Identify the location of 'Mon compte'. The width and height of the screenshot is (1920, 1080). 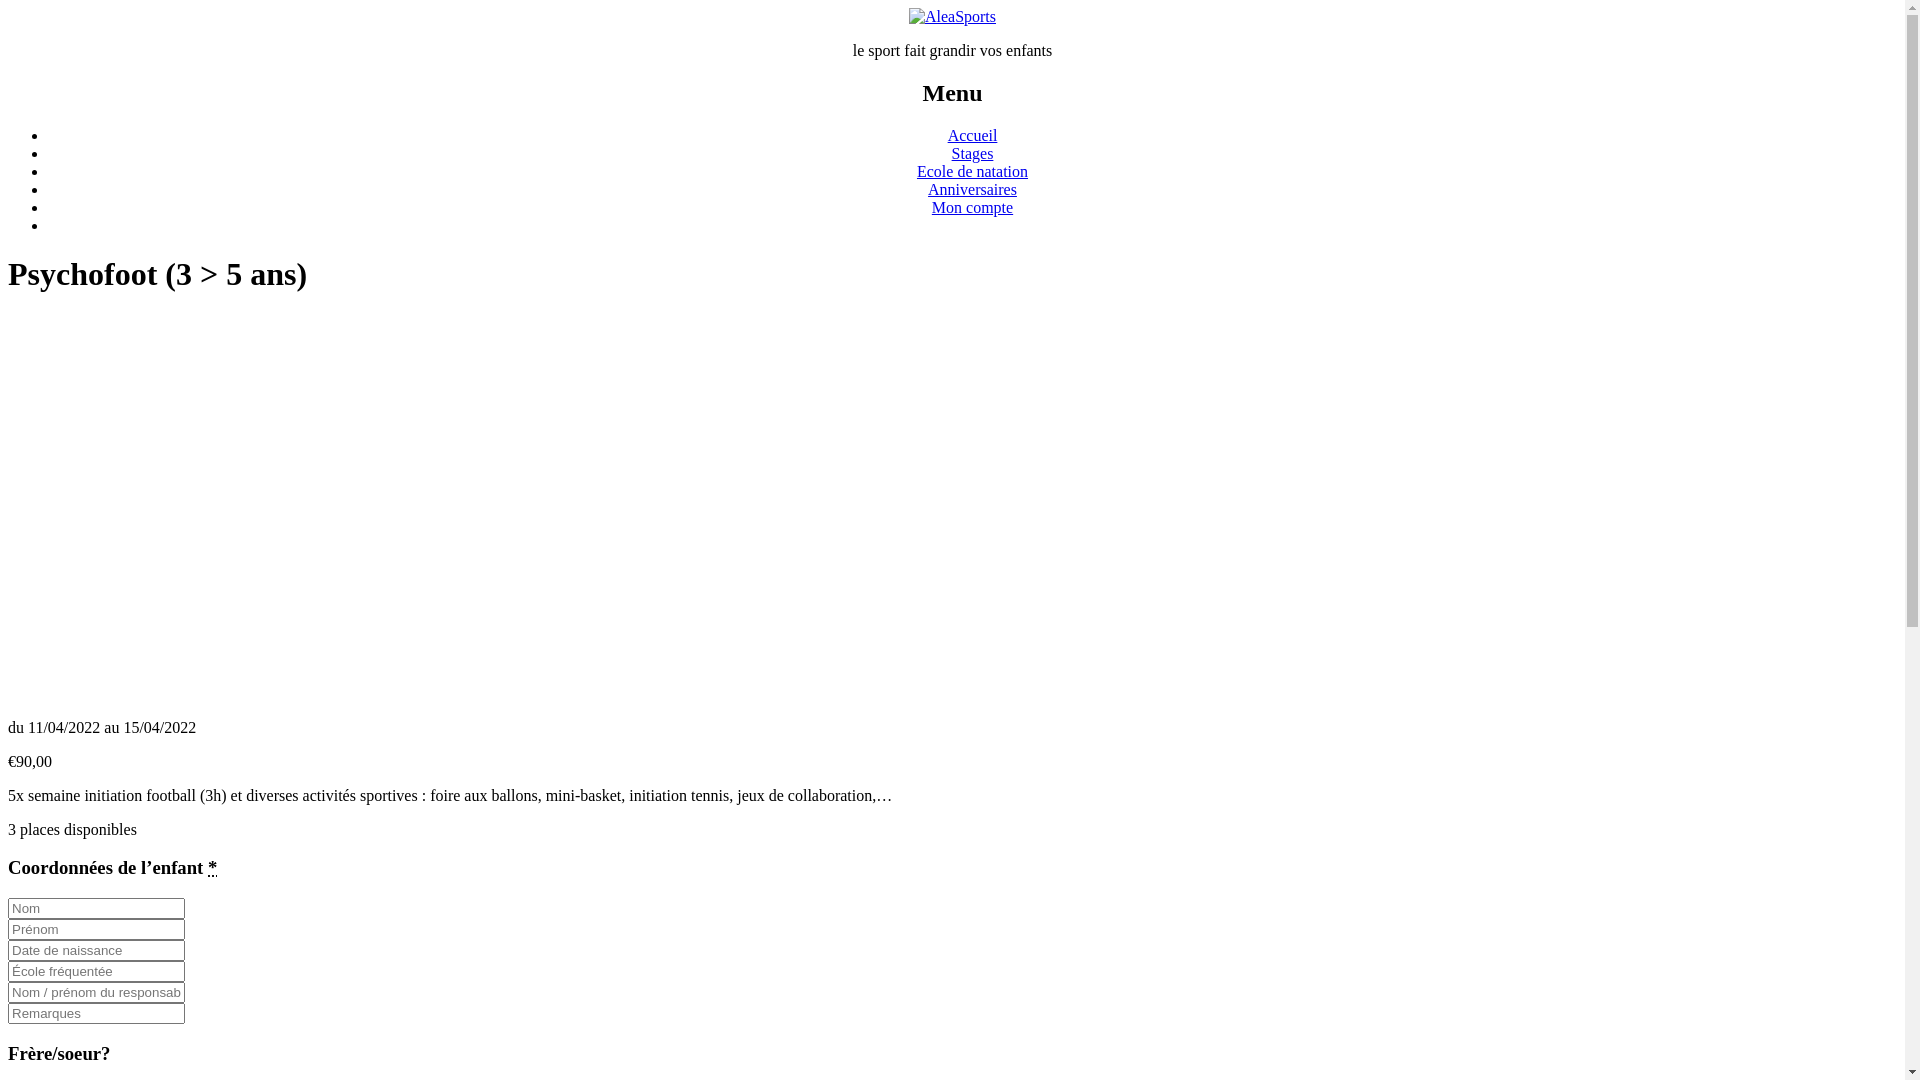
(930, 207).